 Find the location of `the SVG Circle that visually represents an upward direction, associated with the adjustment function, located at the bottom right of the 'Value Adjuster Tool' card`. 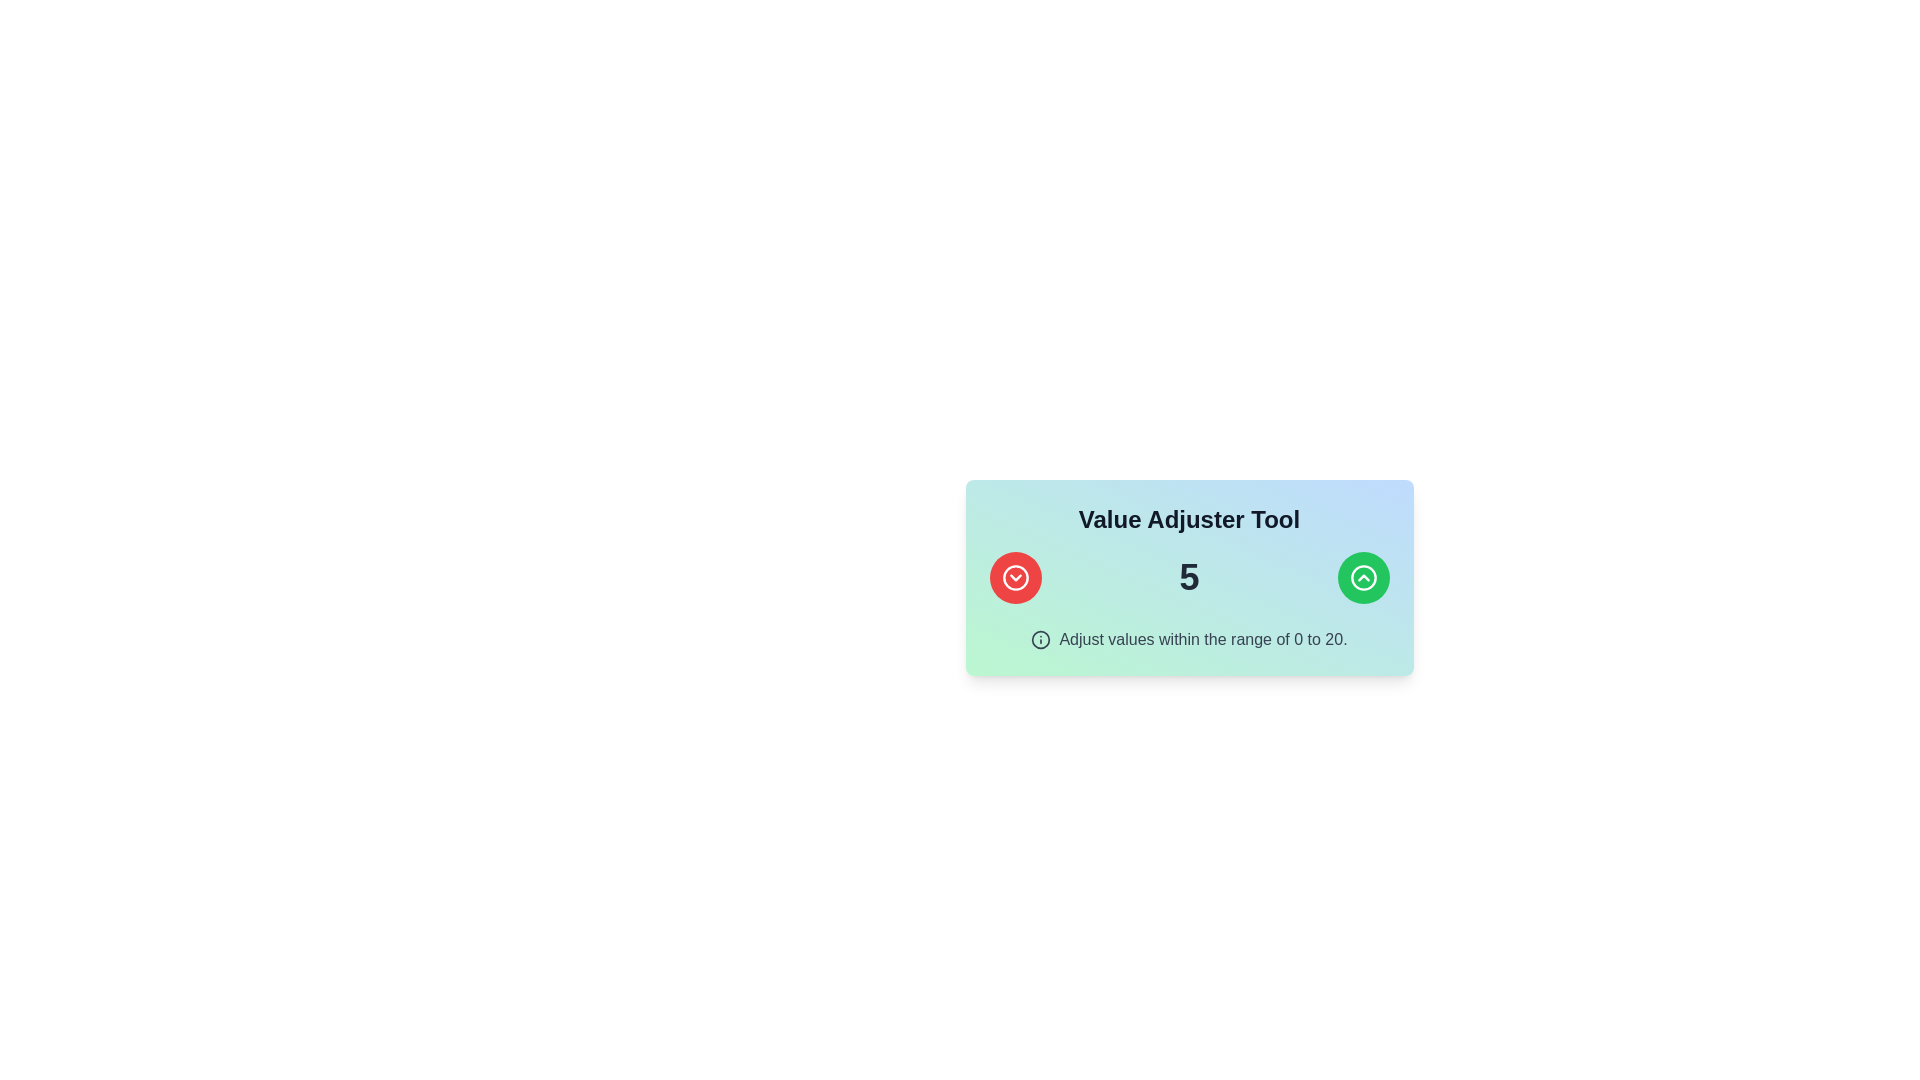

the SVG Circle that visually represents an upward direction, associated with the adjustment function, located at the bottom right of the 'Value Adjuster Tool' card is located at coordinates (1362, 578).